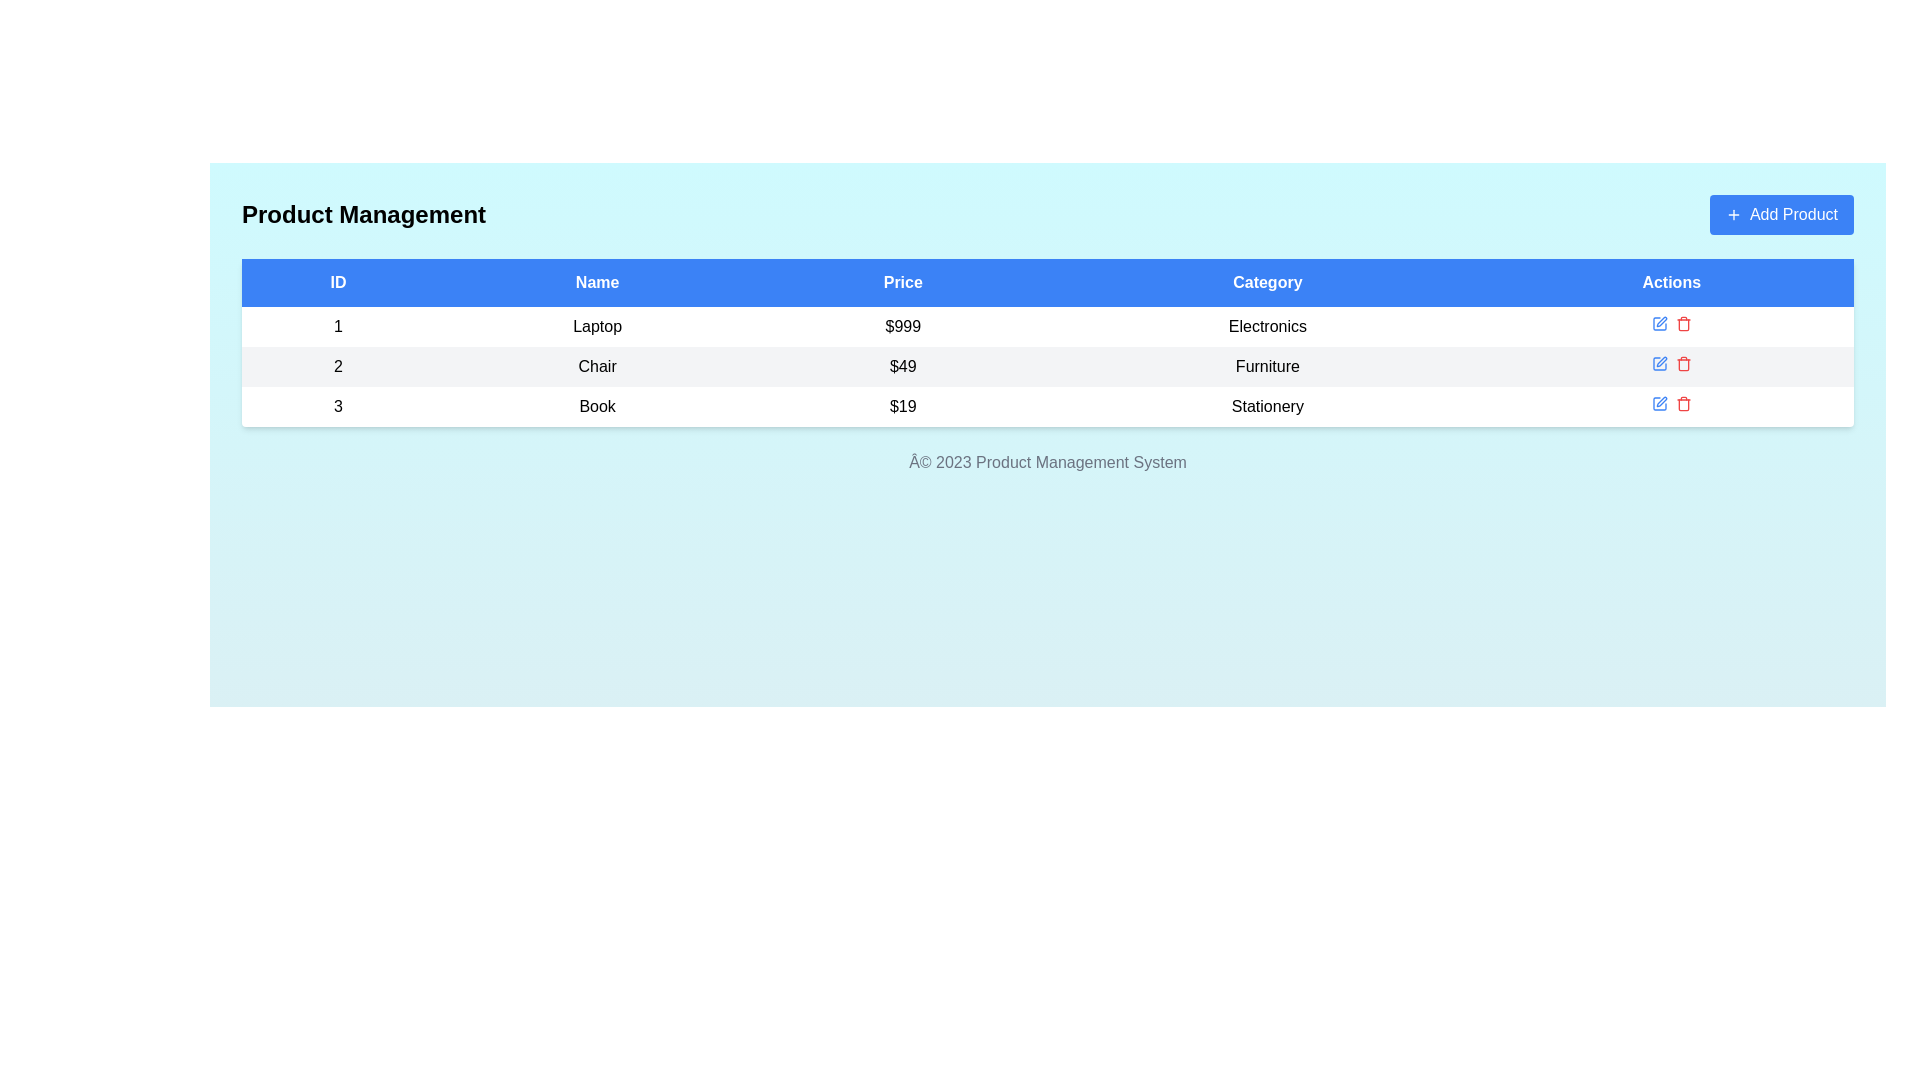  What do you see at coordinates (1046, 326) in the screenshot?
I see `on the first row of the products table` at bounding box center [1046, 326].